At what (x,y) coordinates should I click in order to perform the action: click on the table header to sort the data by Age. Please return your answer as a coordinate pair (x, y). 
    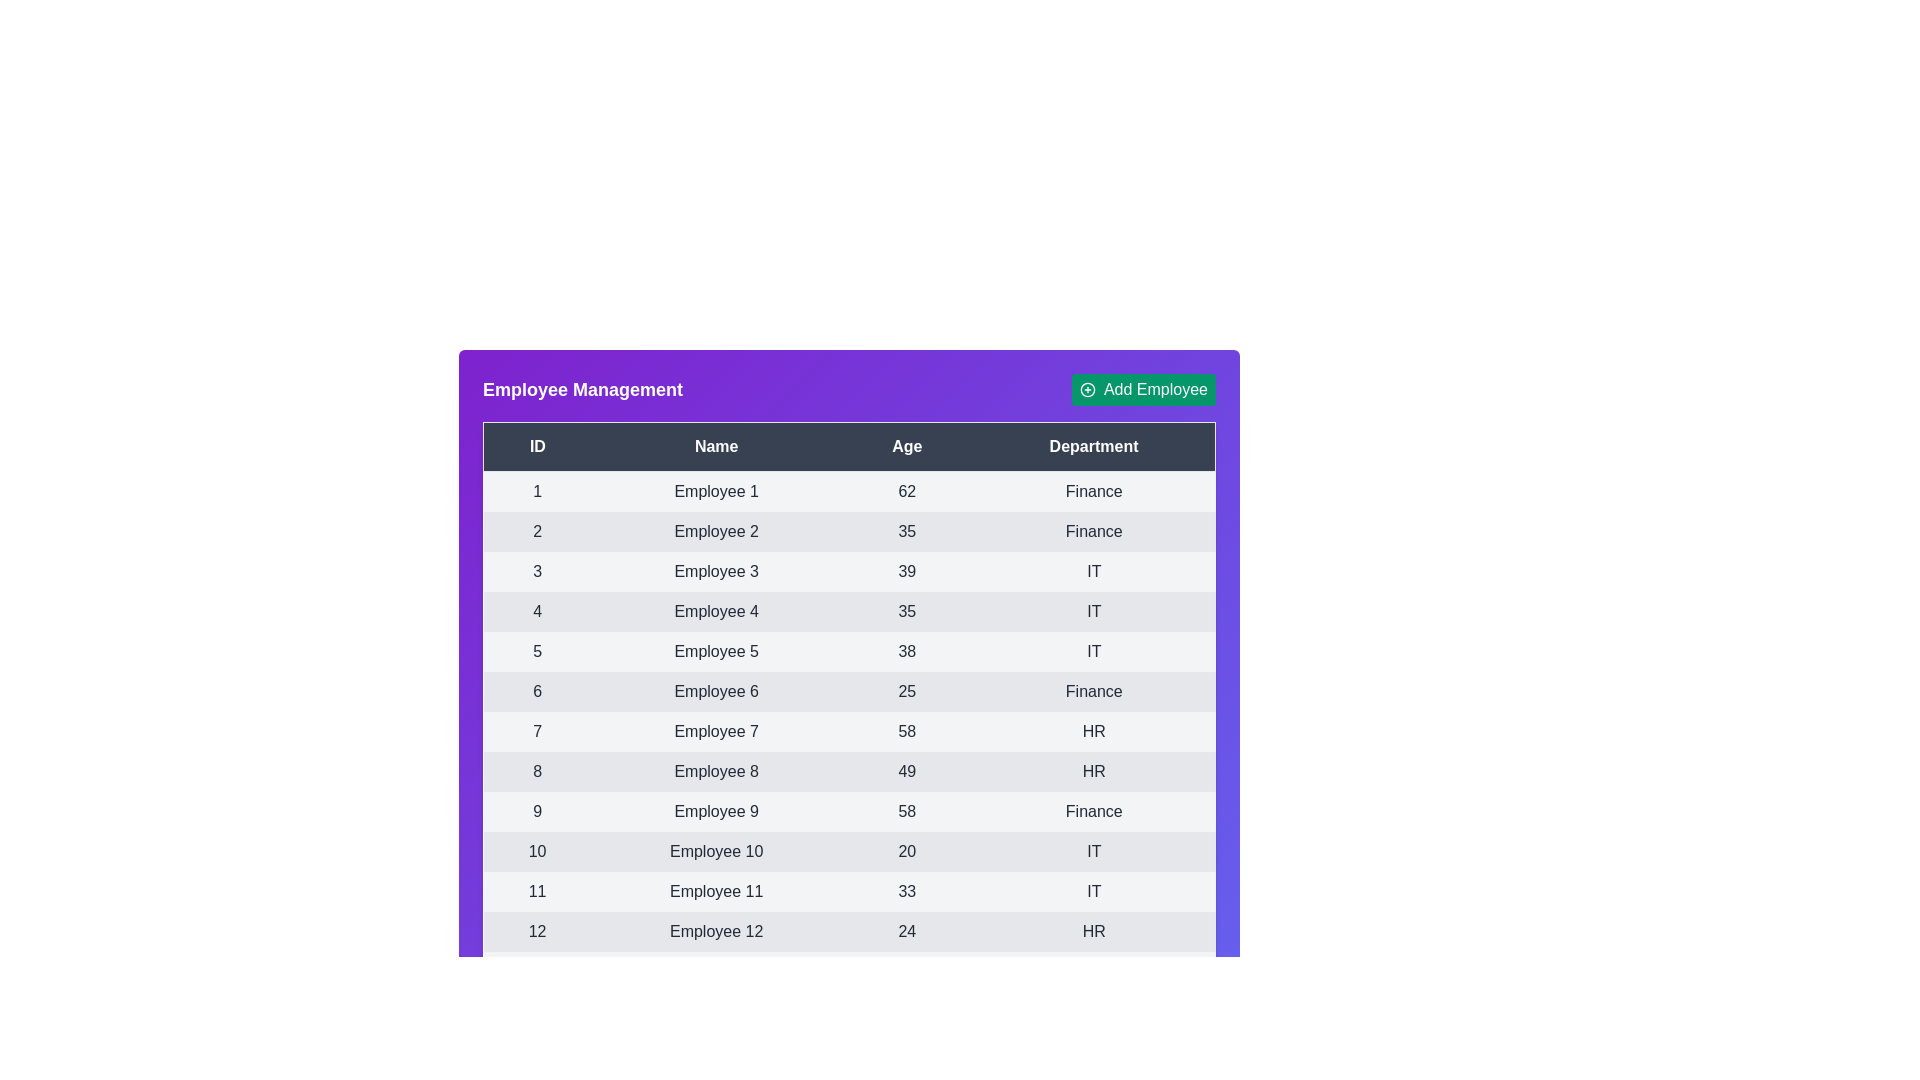
    Looking at the image, I should click on (906, 446).